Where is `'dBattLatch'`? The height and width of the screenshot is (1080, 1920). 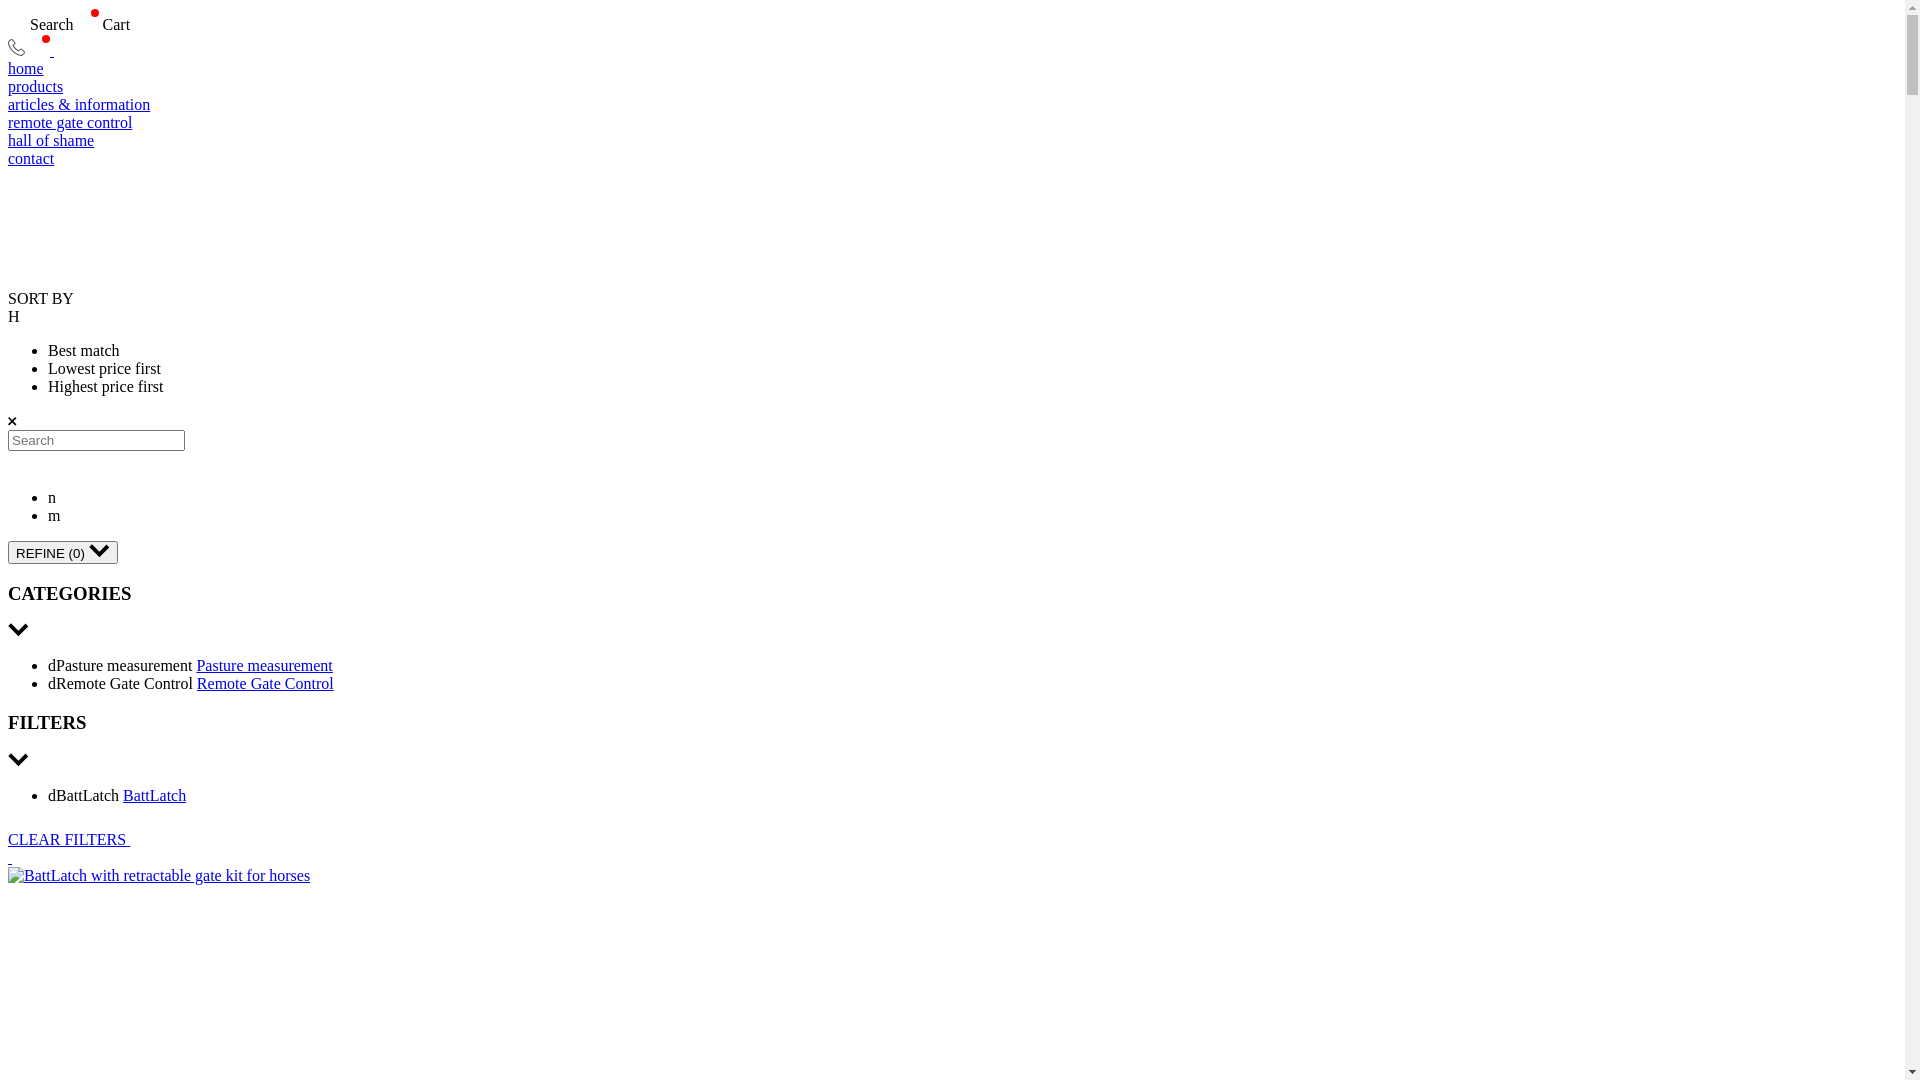 'dBattLatch' is located at coordinates (84, 794).